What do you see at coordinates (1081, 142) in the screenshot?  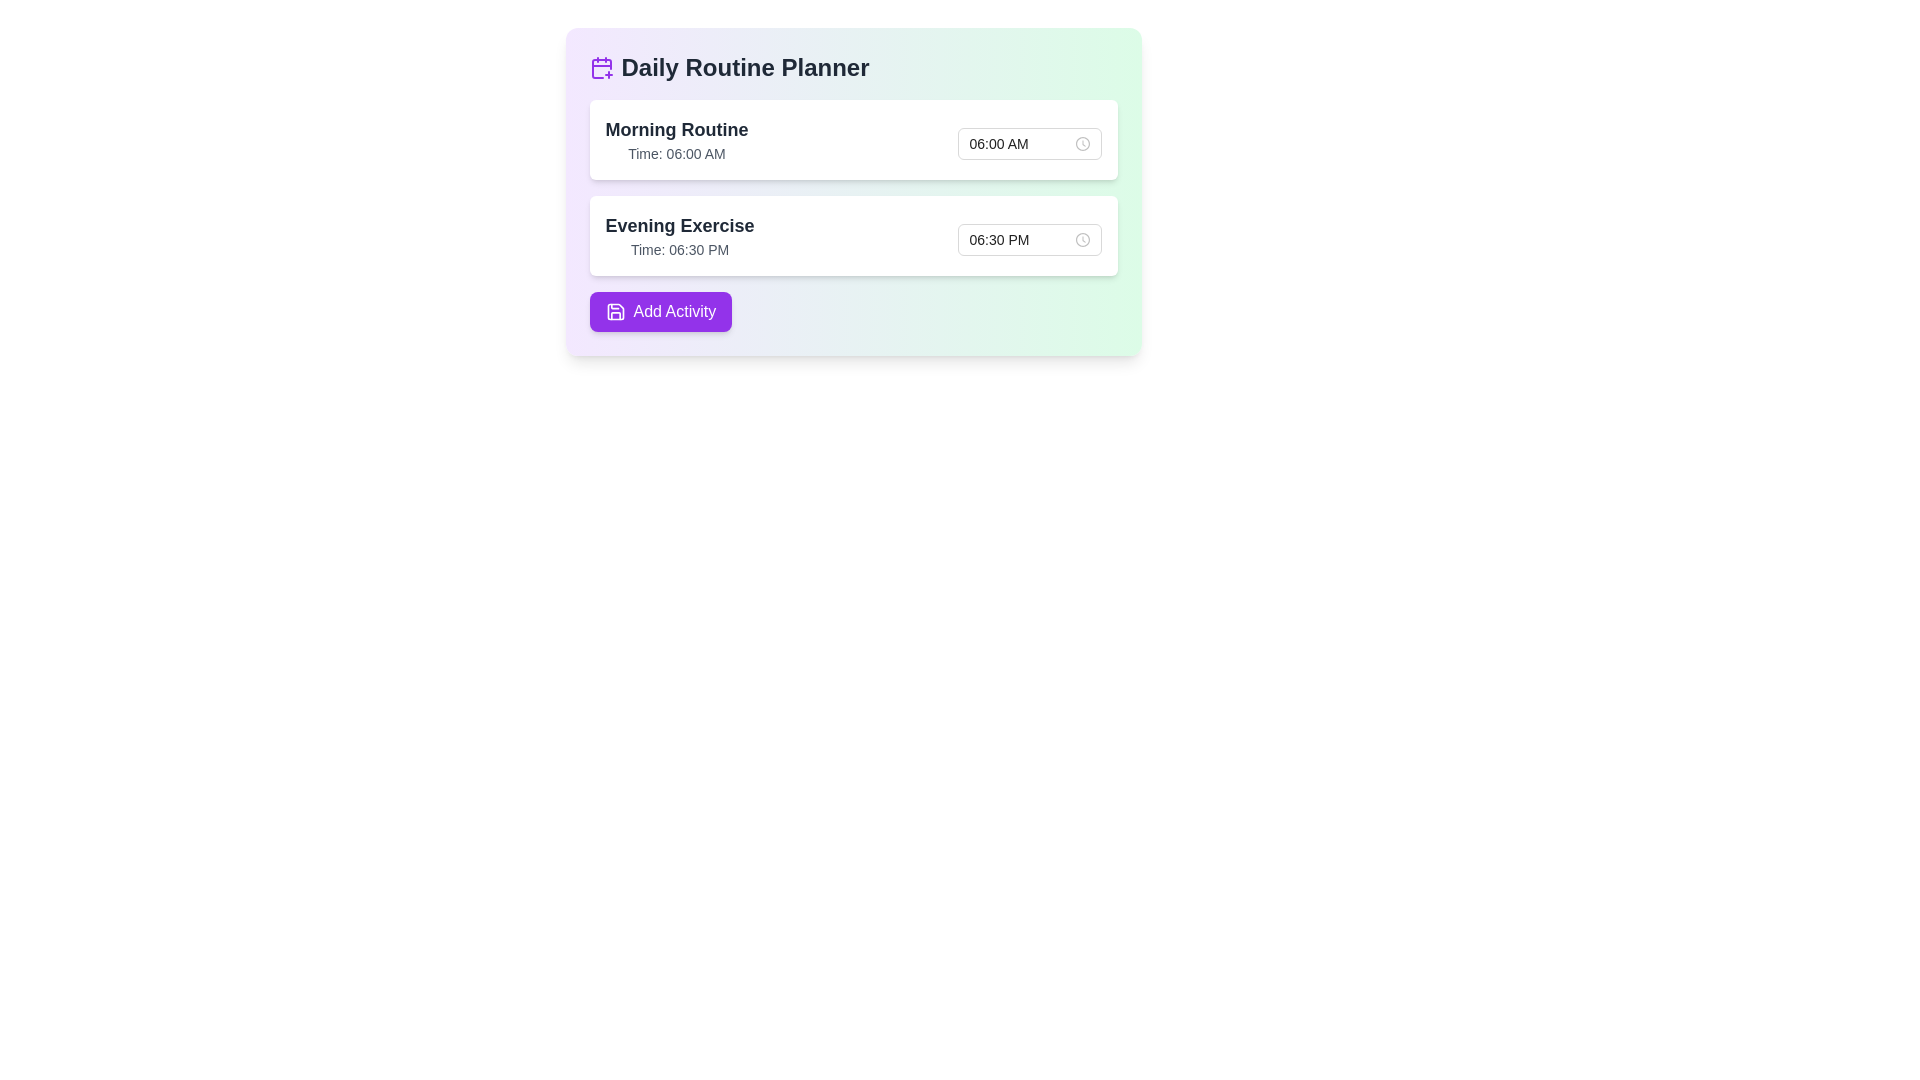 I see `the button with a clock icon located next to the '06:00 AM' input in the 'Morning Routine' section of the 'Daily Routine Planner'` at bounding box center [1081, 142].